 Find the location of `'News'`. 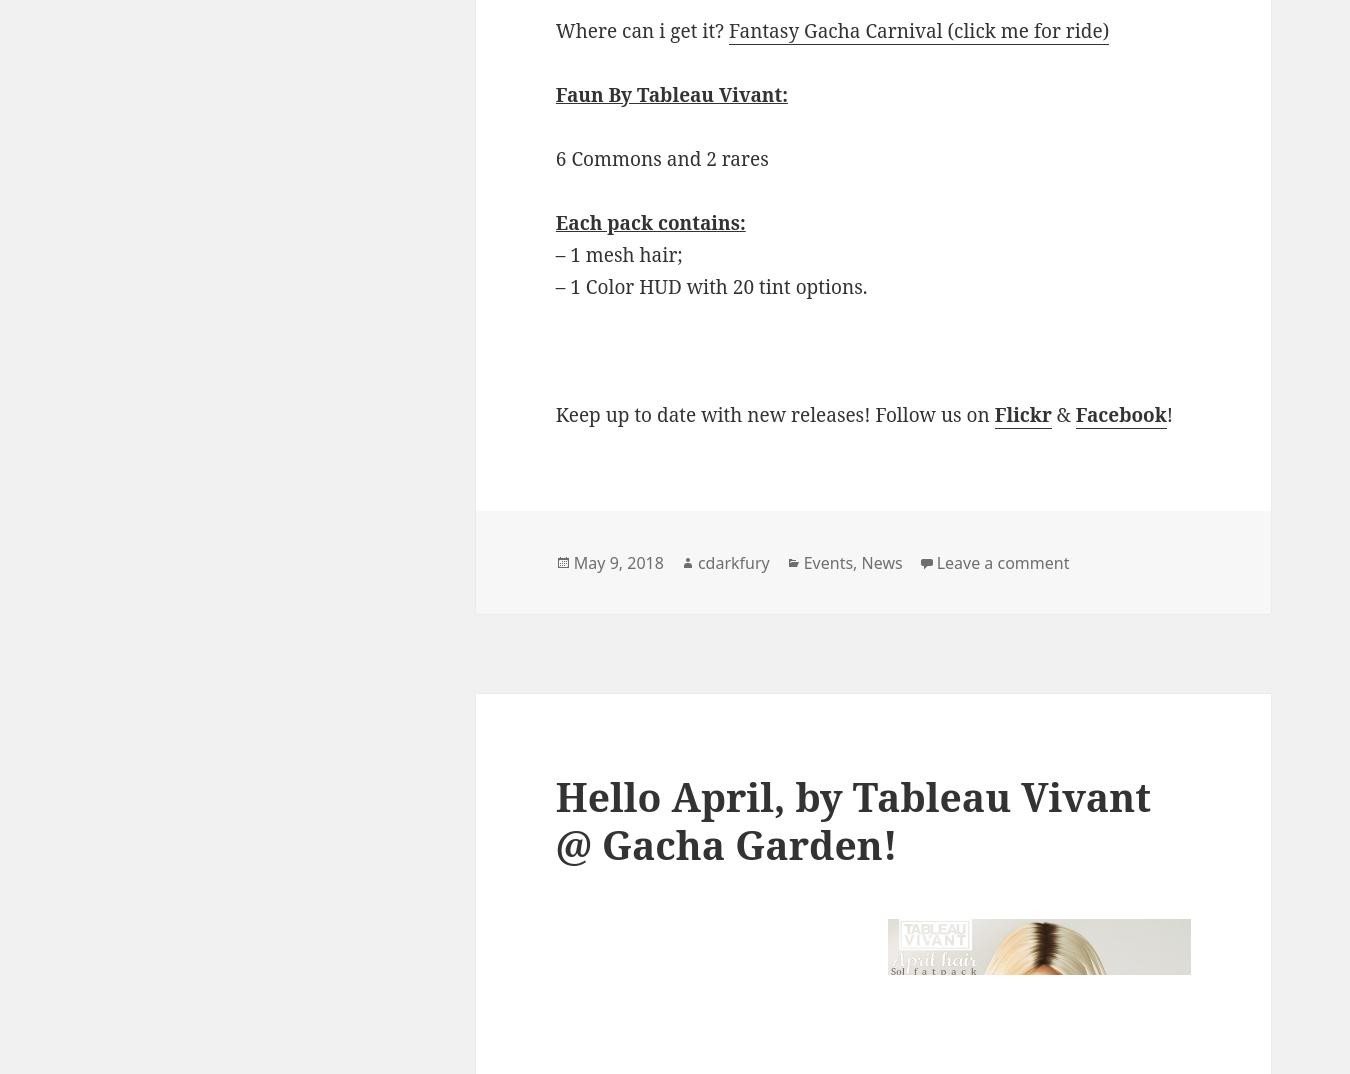

'News' is located at coordinates (881, 561).